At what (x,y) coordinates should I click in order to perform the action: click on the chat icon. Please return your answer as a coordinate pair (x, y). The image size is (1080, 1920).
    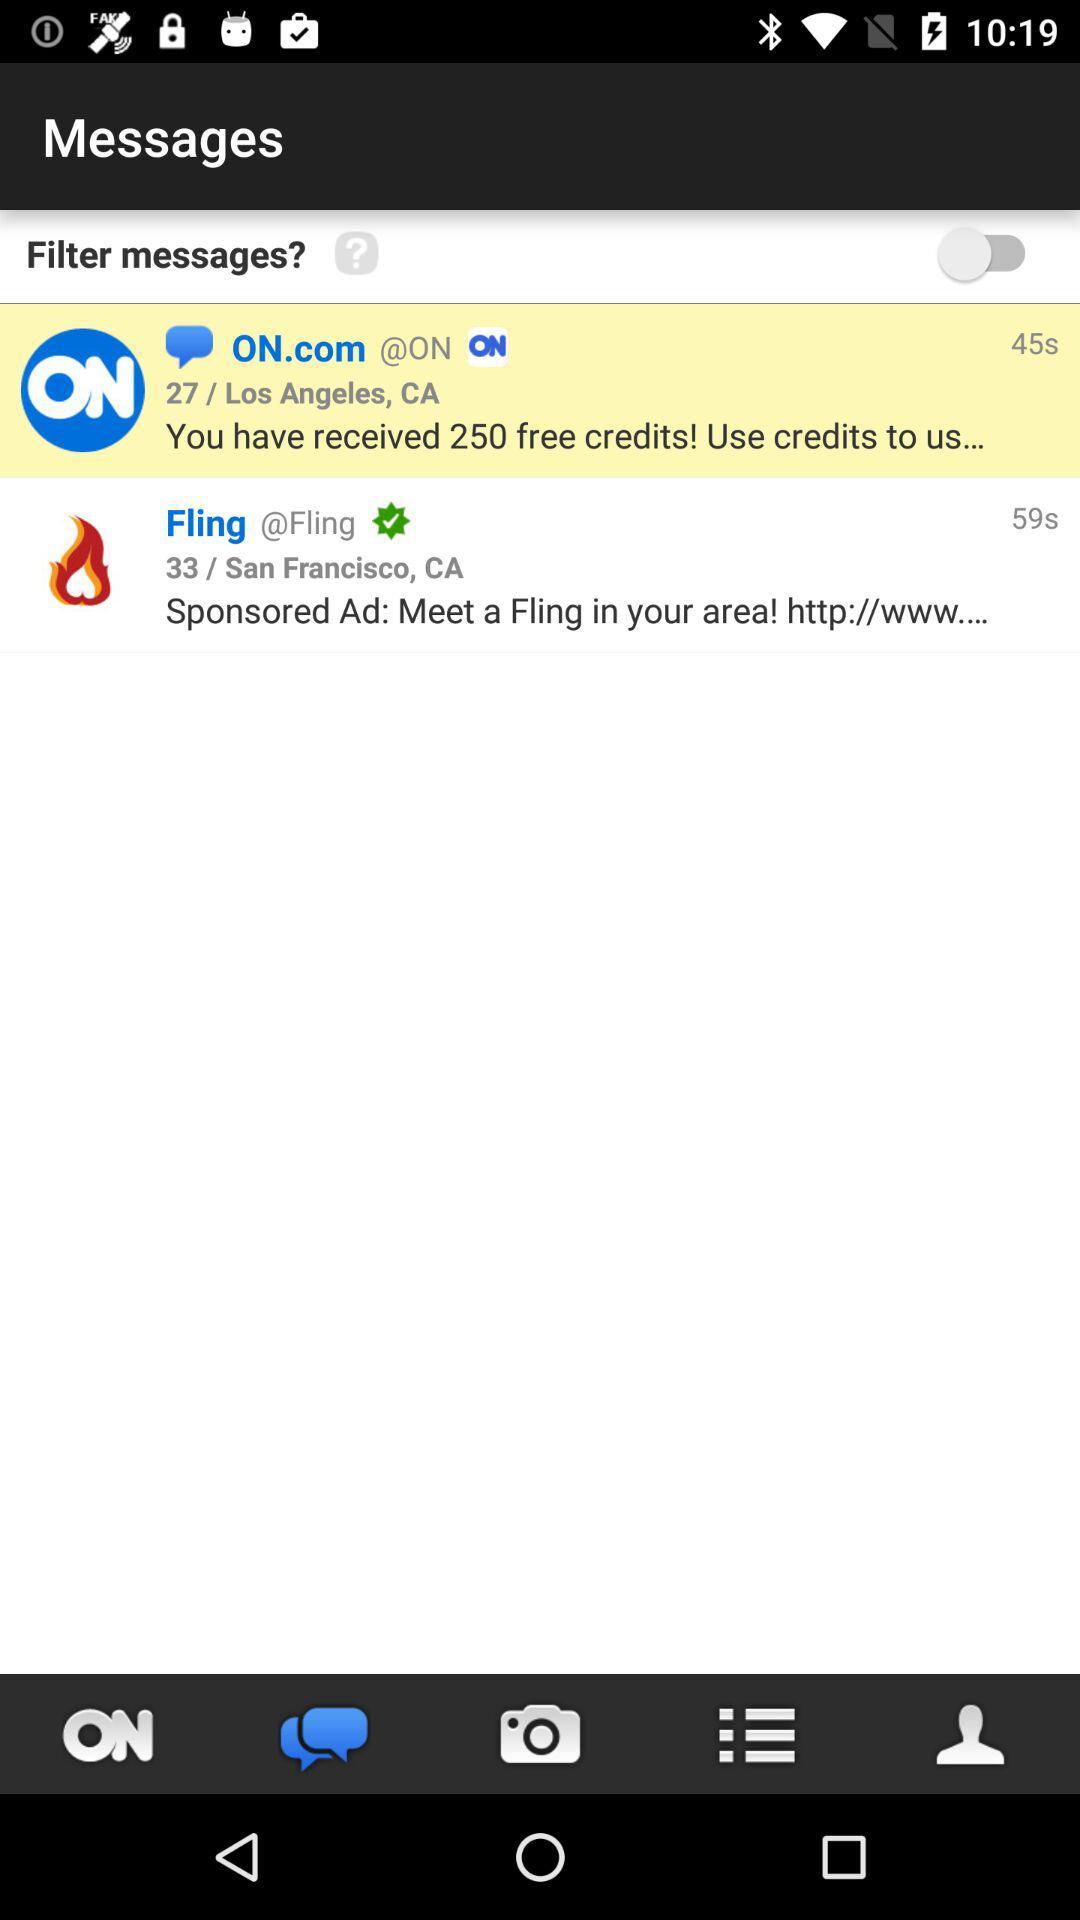
    Looking at the image, I should click on (323, 1733).